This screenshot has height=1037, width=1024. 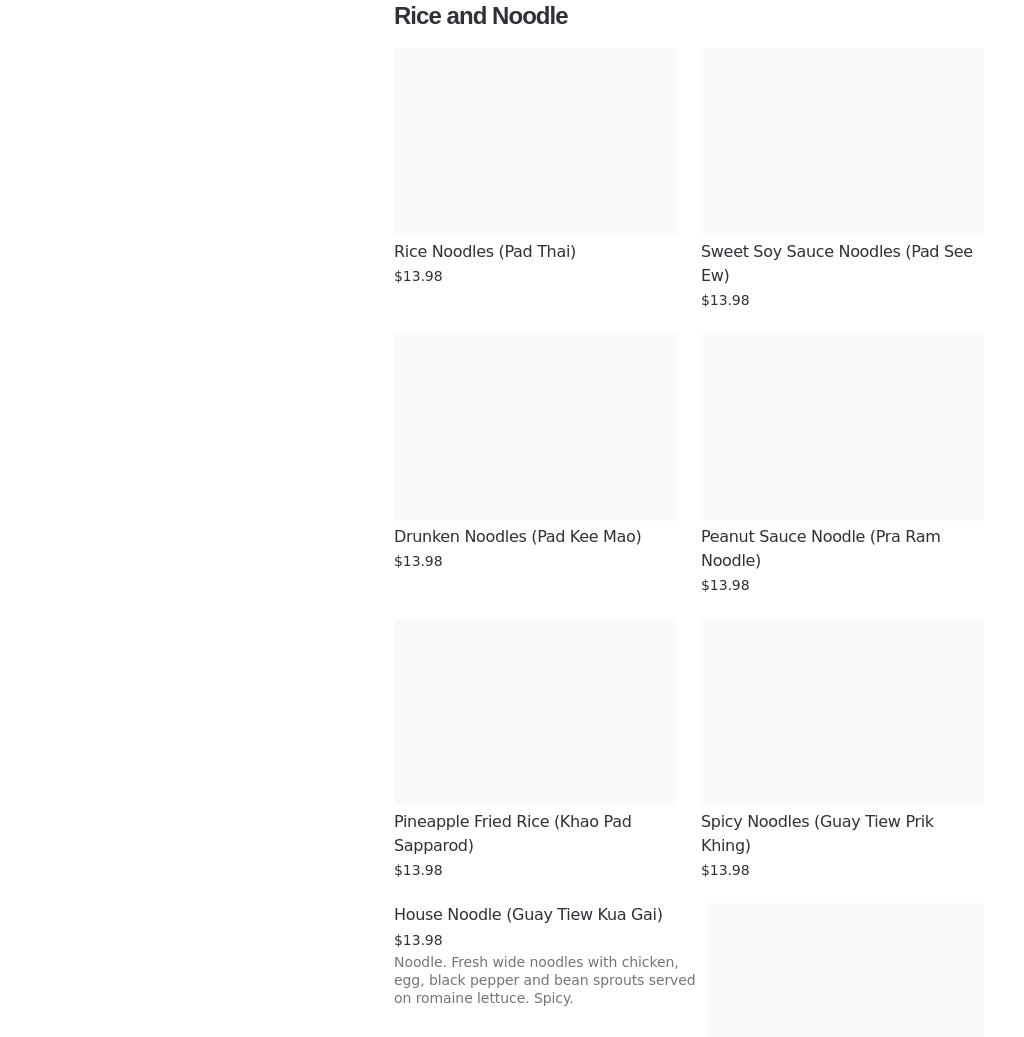 I want to click on 'Rice Noodles (Pad Thai)', so click(x=483, y=250).